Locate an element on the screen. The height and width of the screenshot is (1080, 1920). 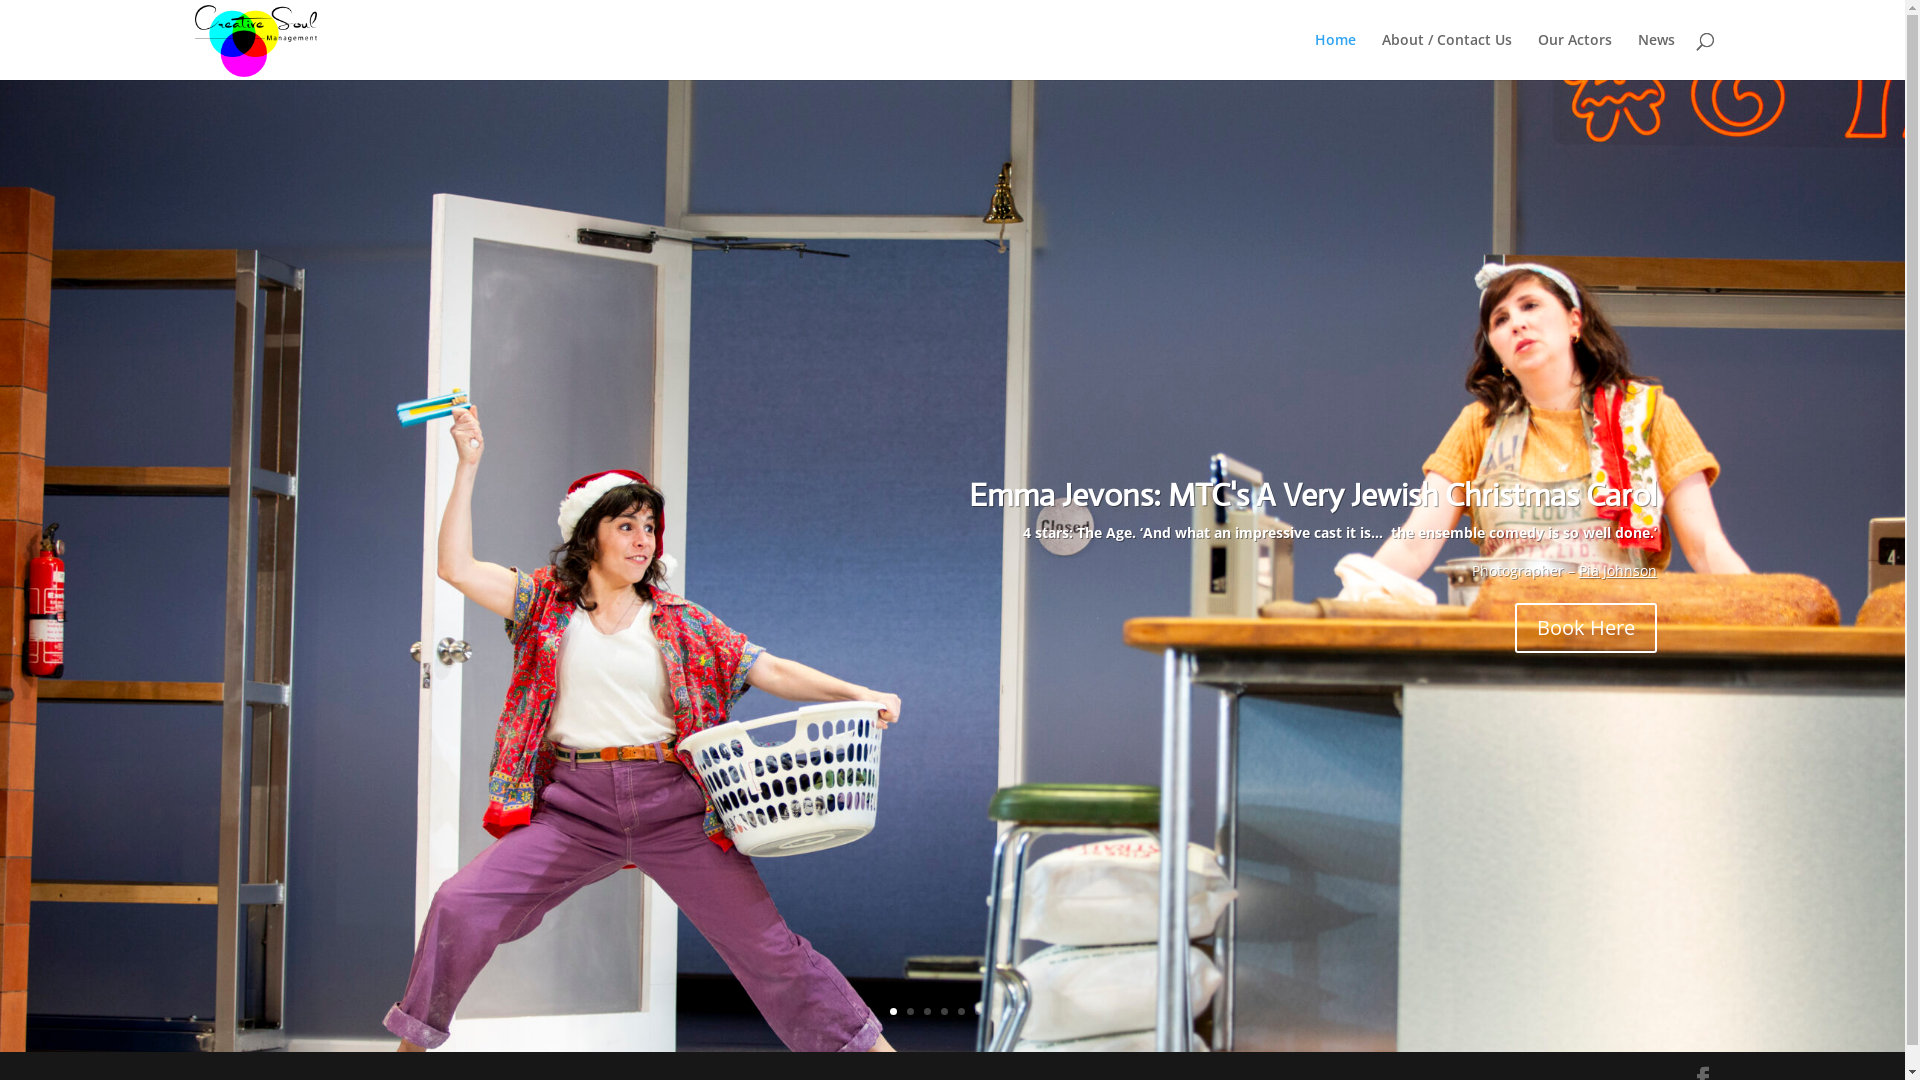
'8' is located at coordinates (1011, 1011).